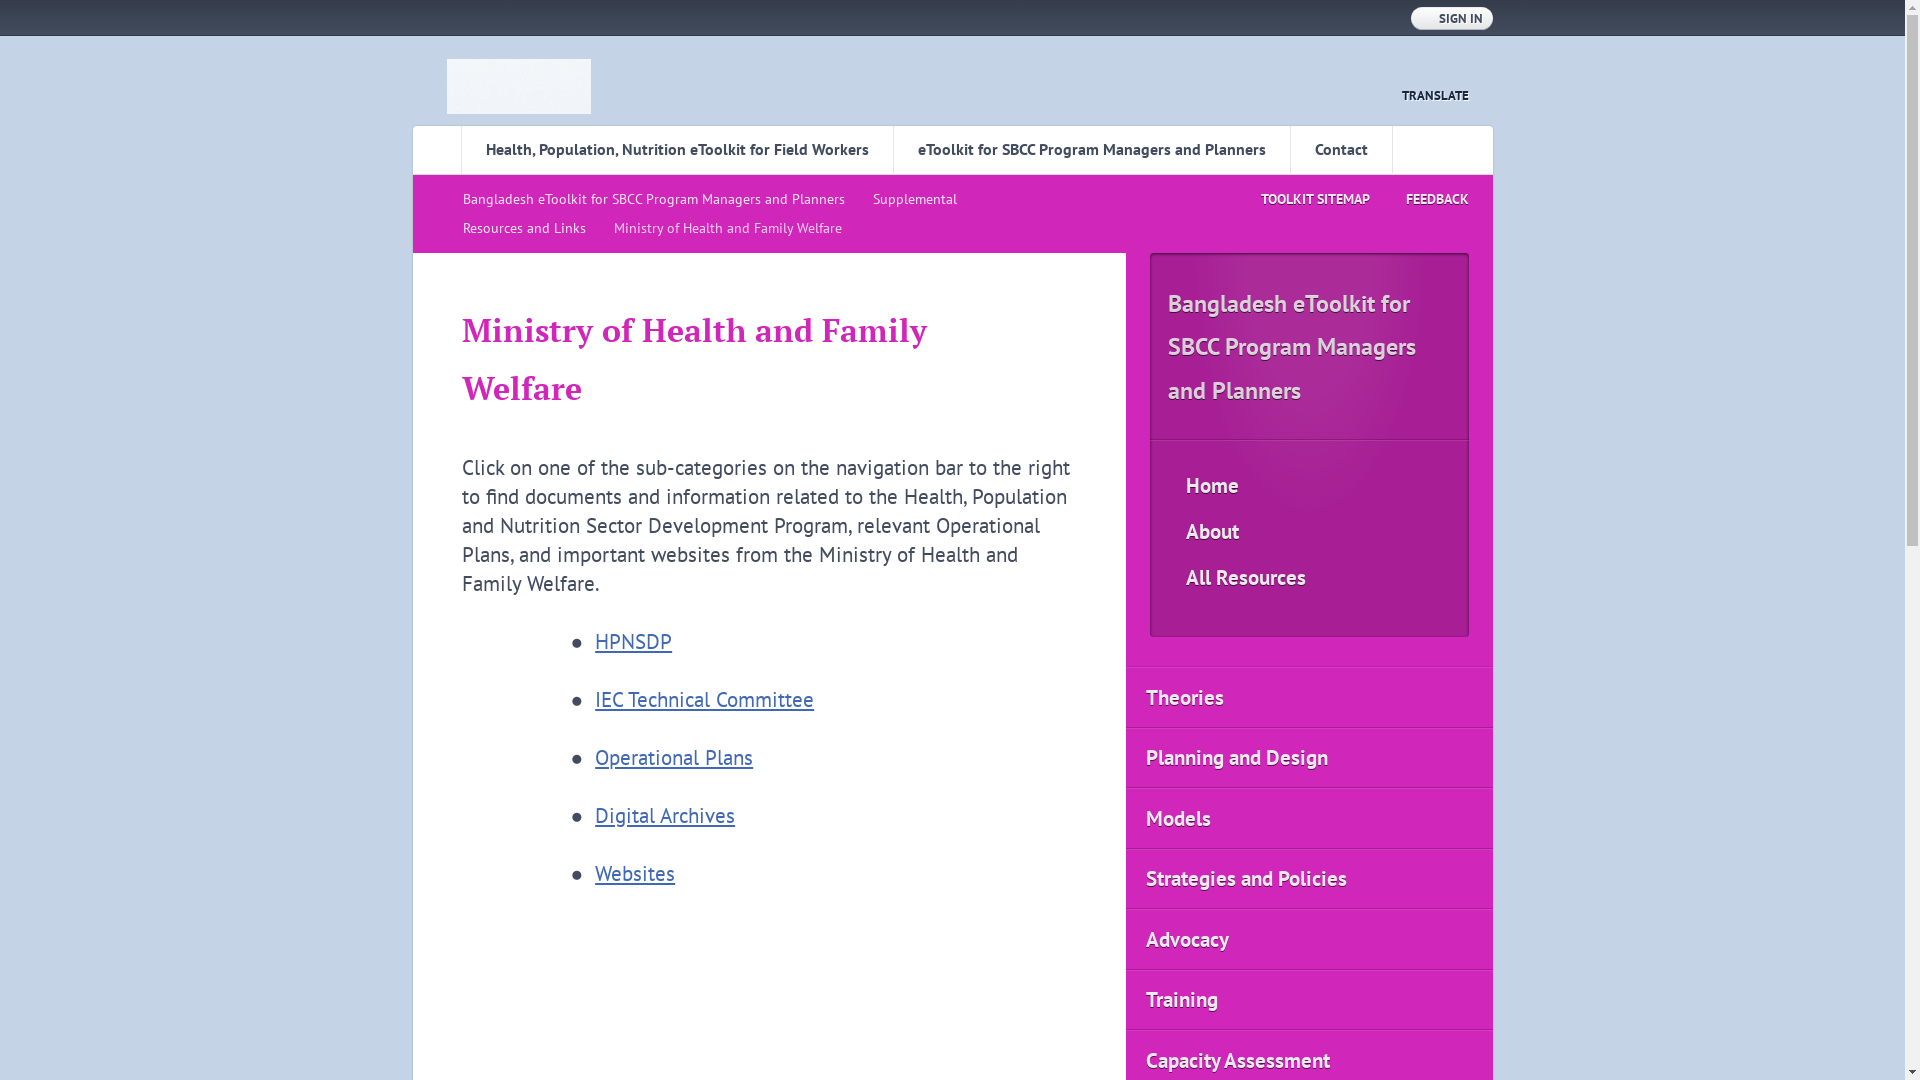  What do you see at coordinates (1309, 939) in the screenshot?
I see `'Advocacy'` at bounding box center [1309, 939].